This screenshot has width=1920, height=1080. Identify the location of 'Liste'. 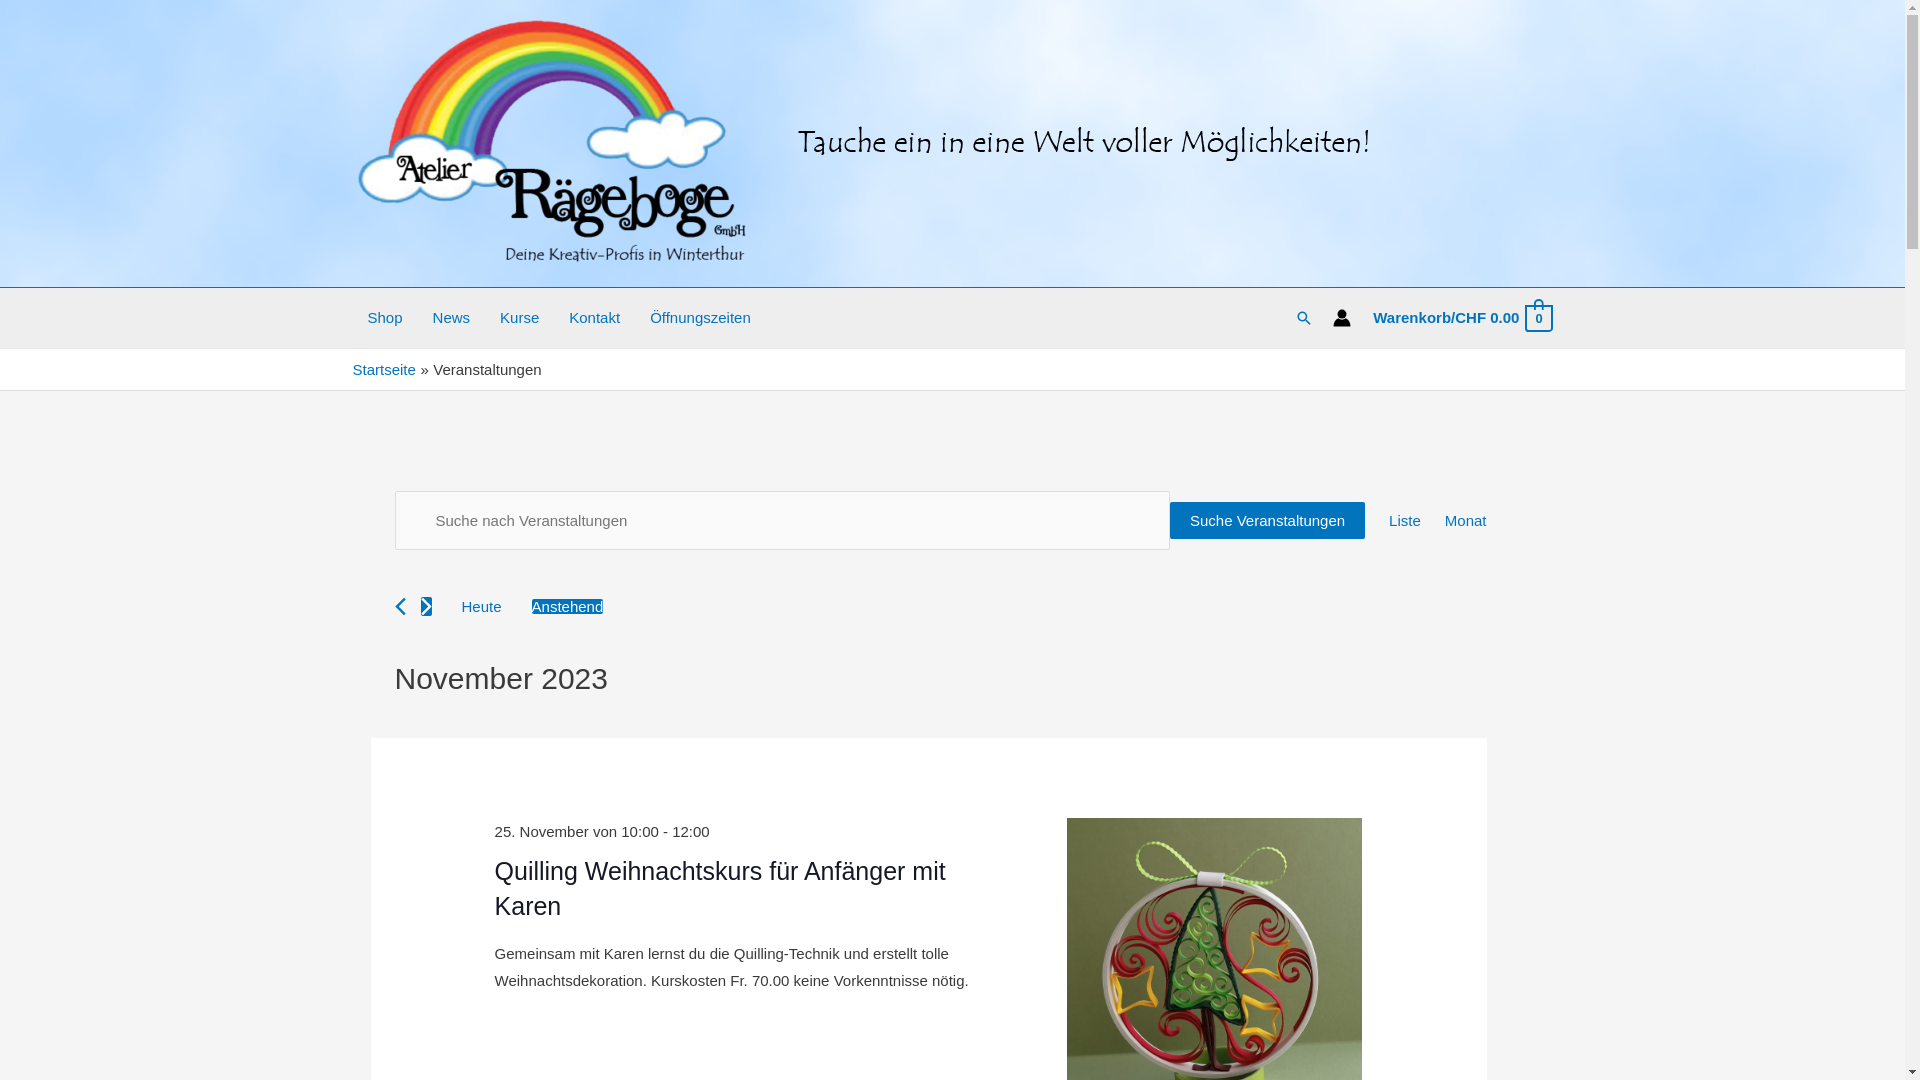
(1387, 519).